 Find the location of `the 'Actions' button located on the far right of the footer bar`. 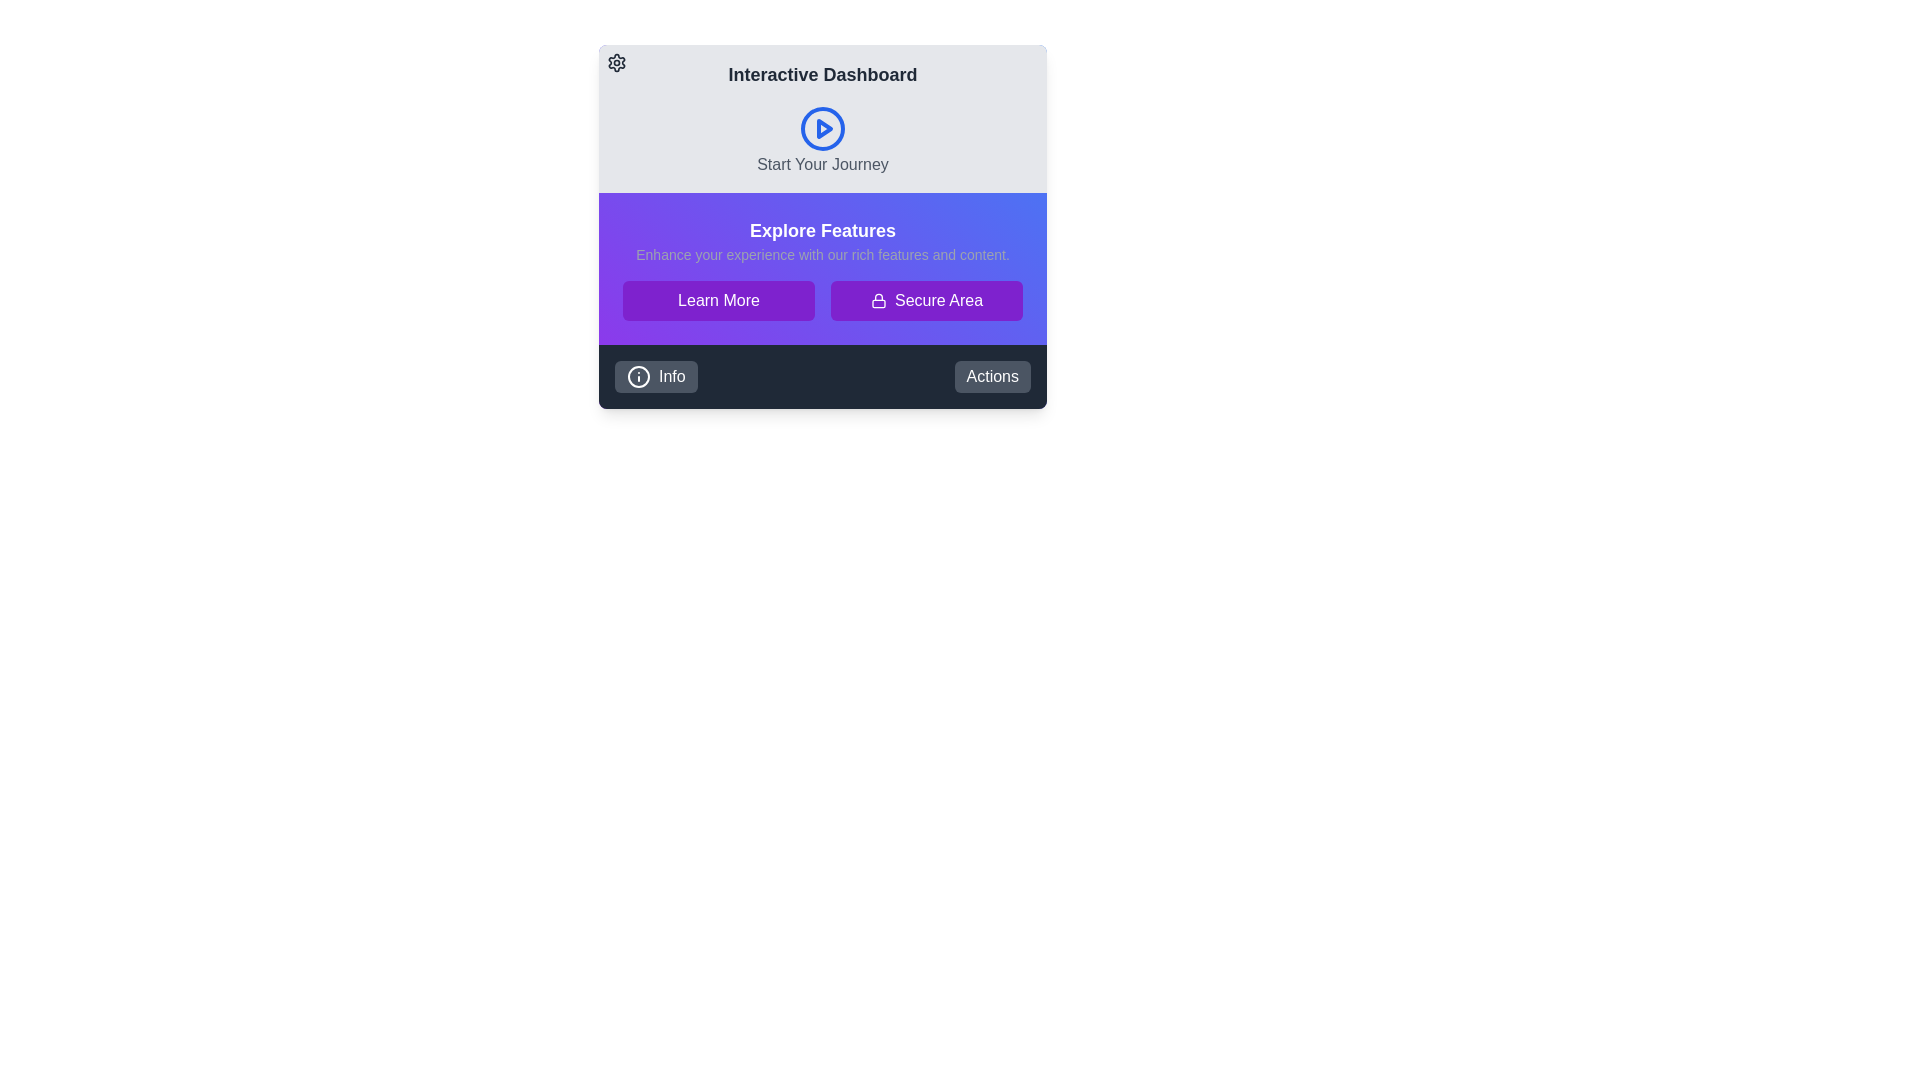

the 'Actions' button located on the far right of the footer bar is located at coordinates (992, 377).